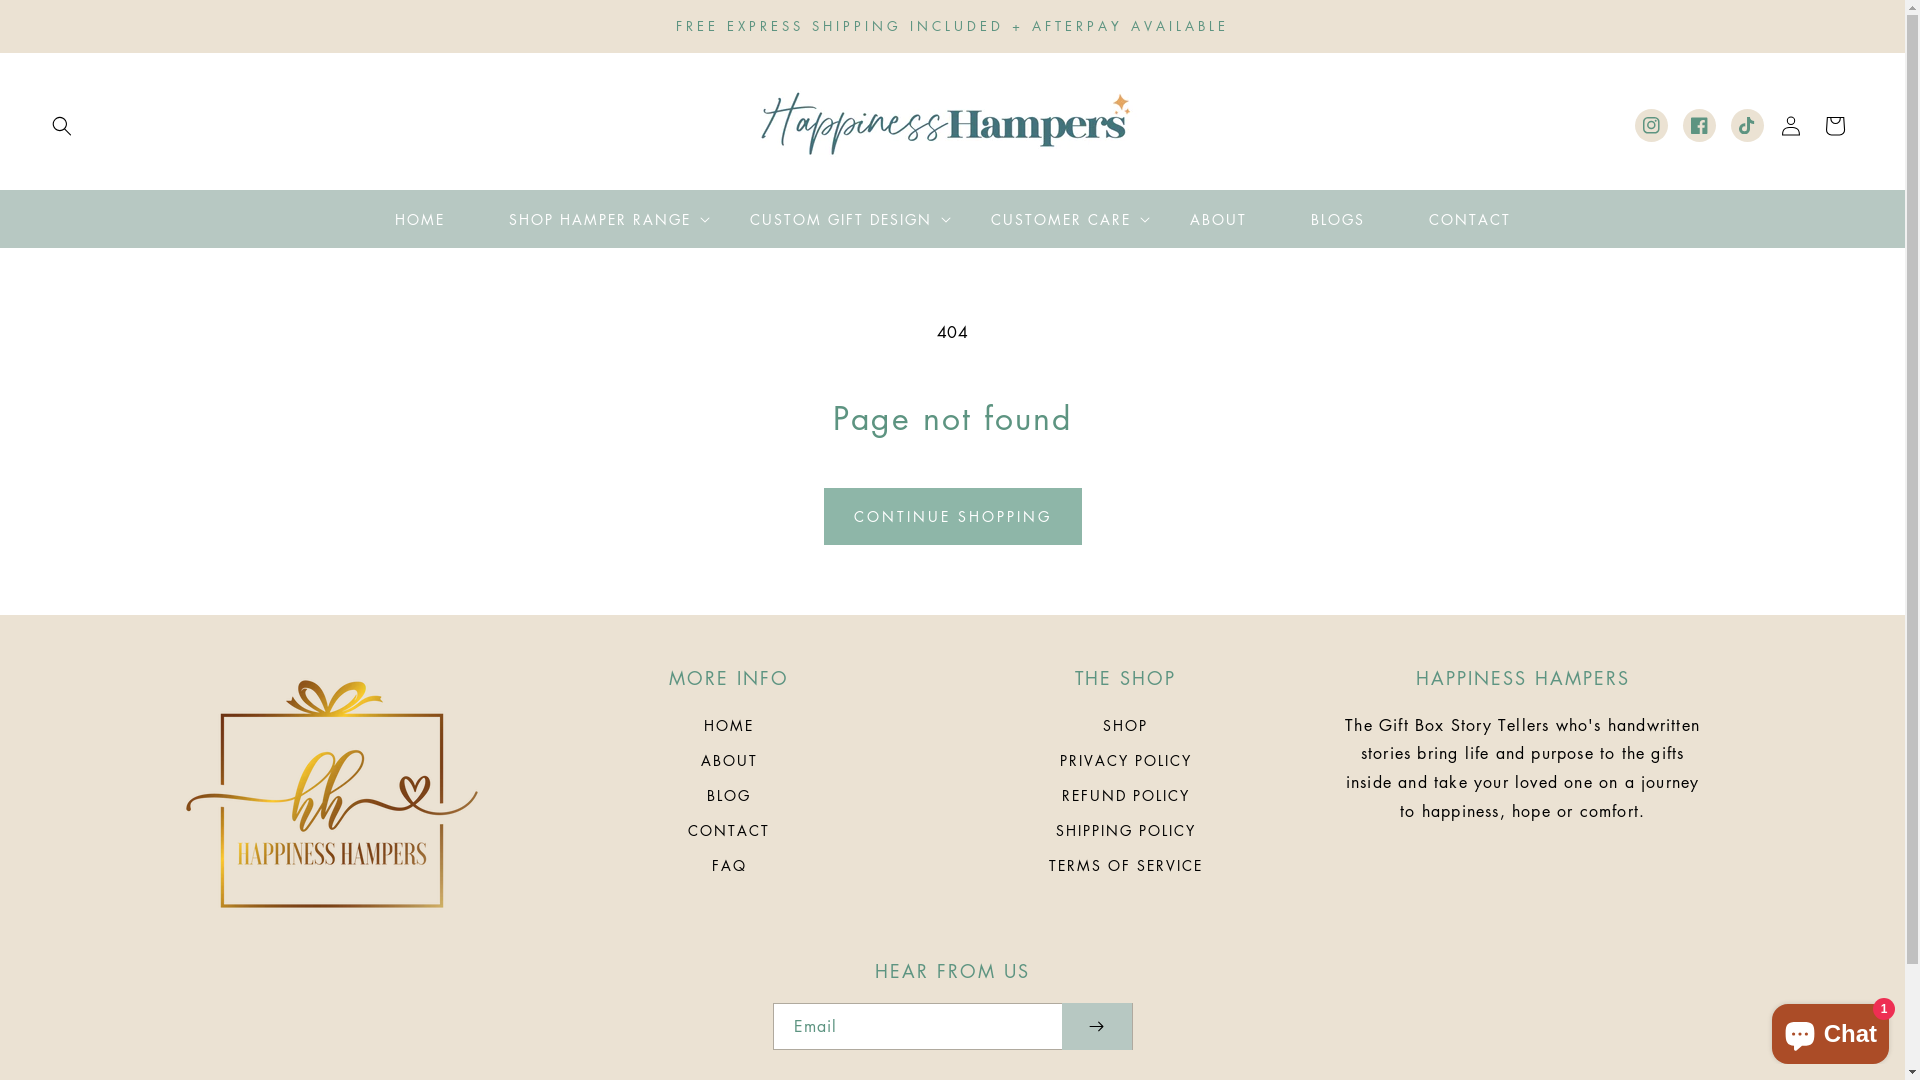  I want to click on 'CONTINUE SHOPPING', so click(824, 515).